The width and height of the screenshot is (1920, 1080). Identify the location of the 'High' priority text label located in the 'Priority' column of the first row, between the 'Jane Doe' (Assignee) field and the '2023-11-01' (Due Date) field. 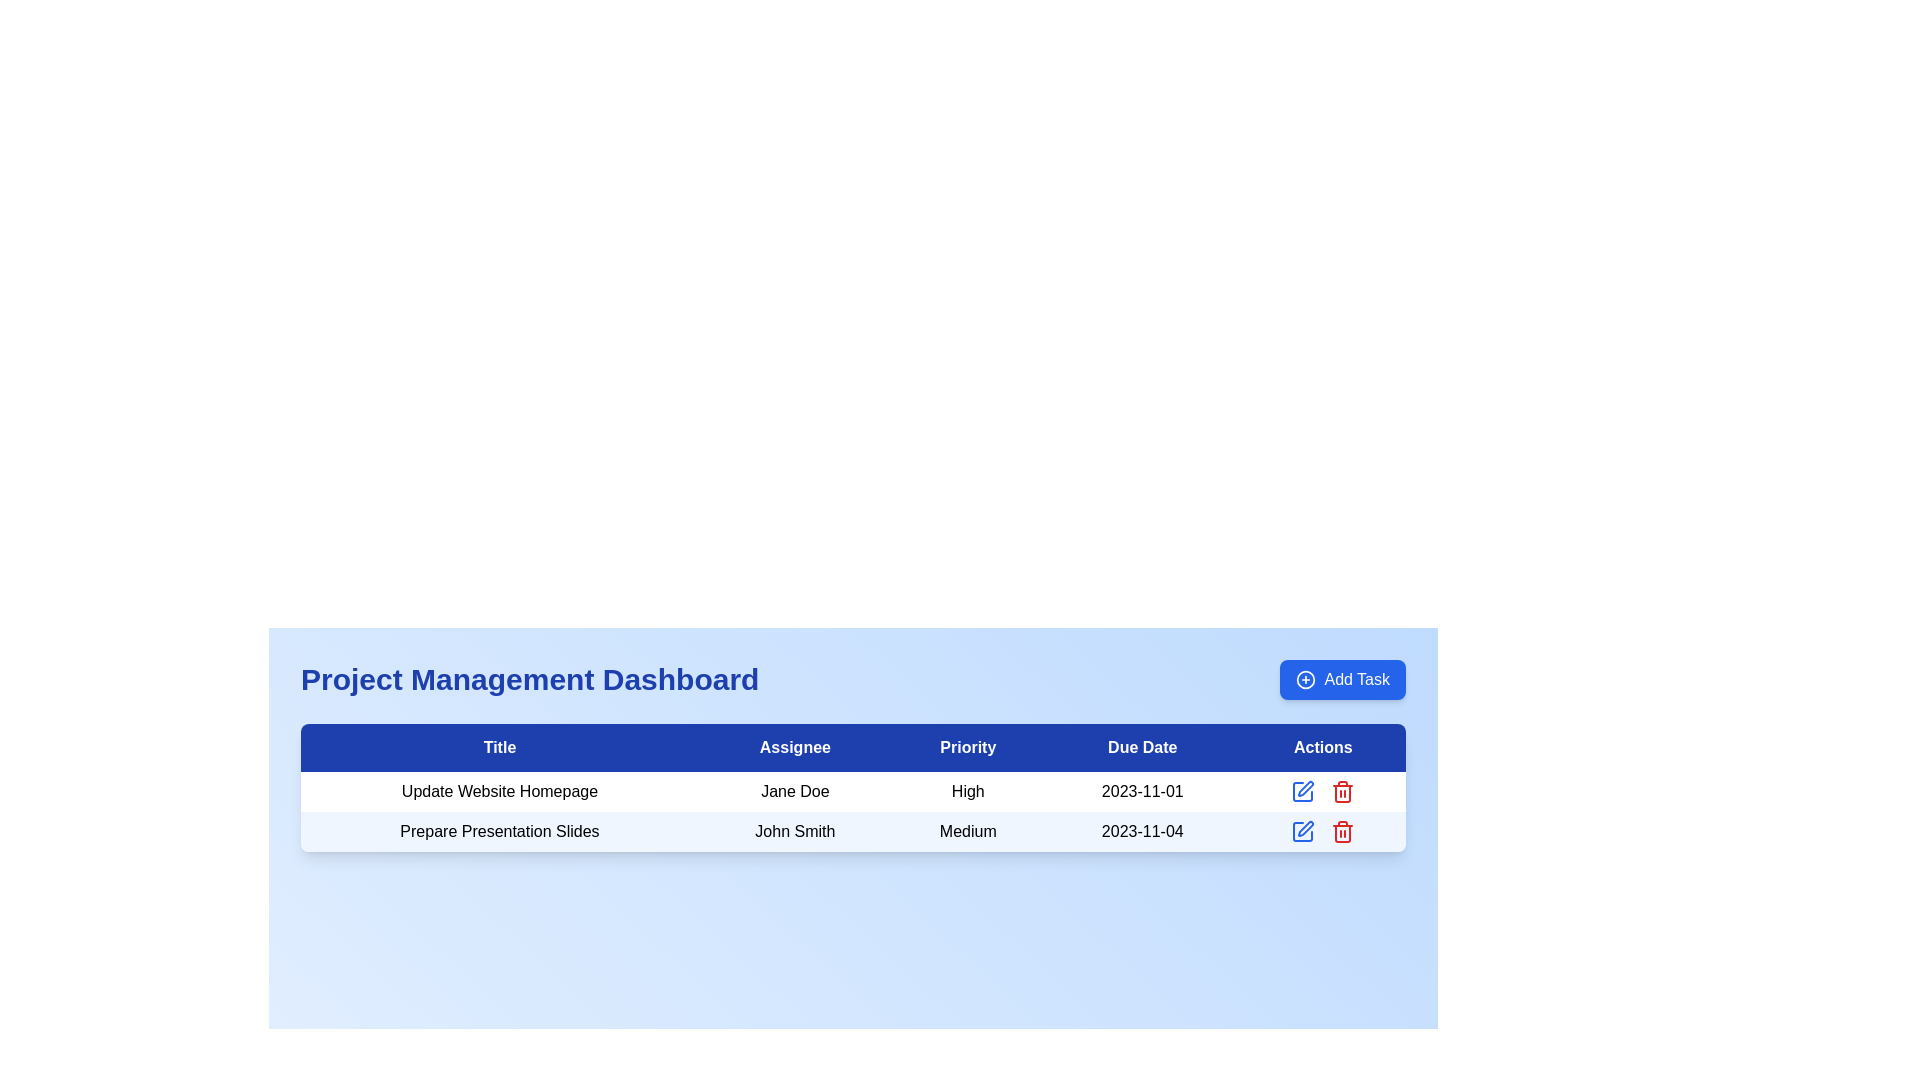
(968, 790).